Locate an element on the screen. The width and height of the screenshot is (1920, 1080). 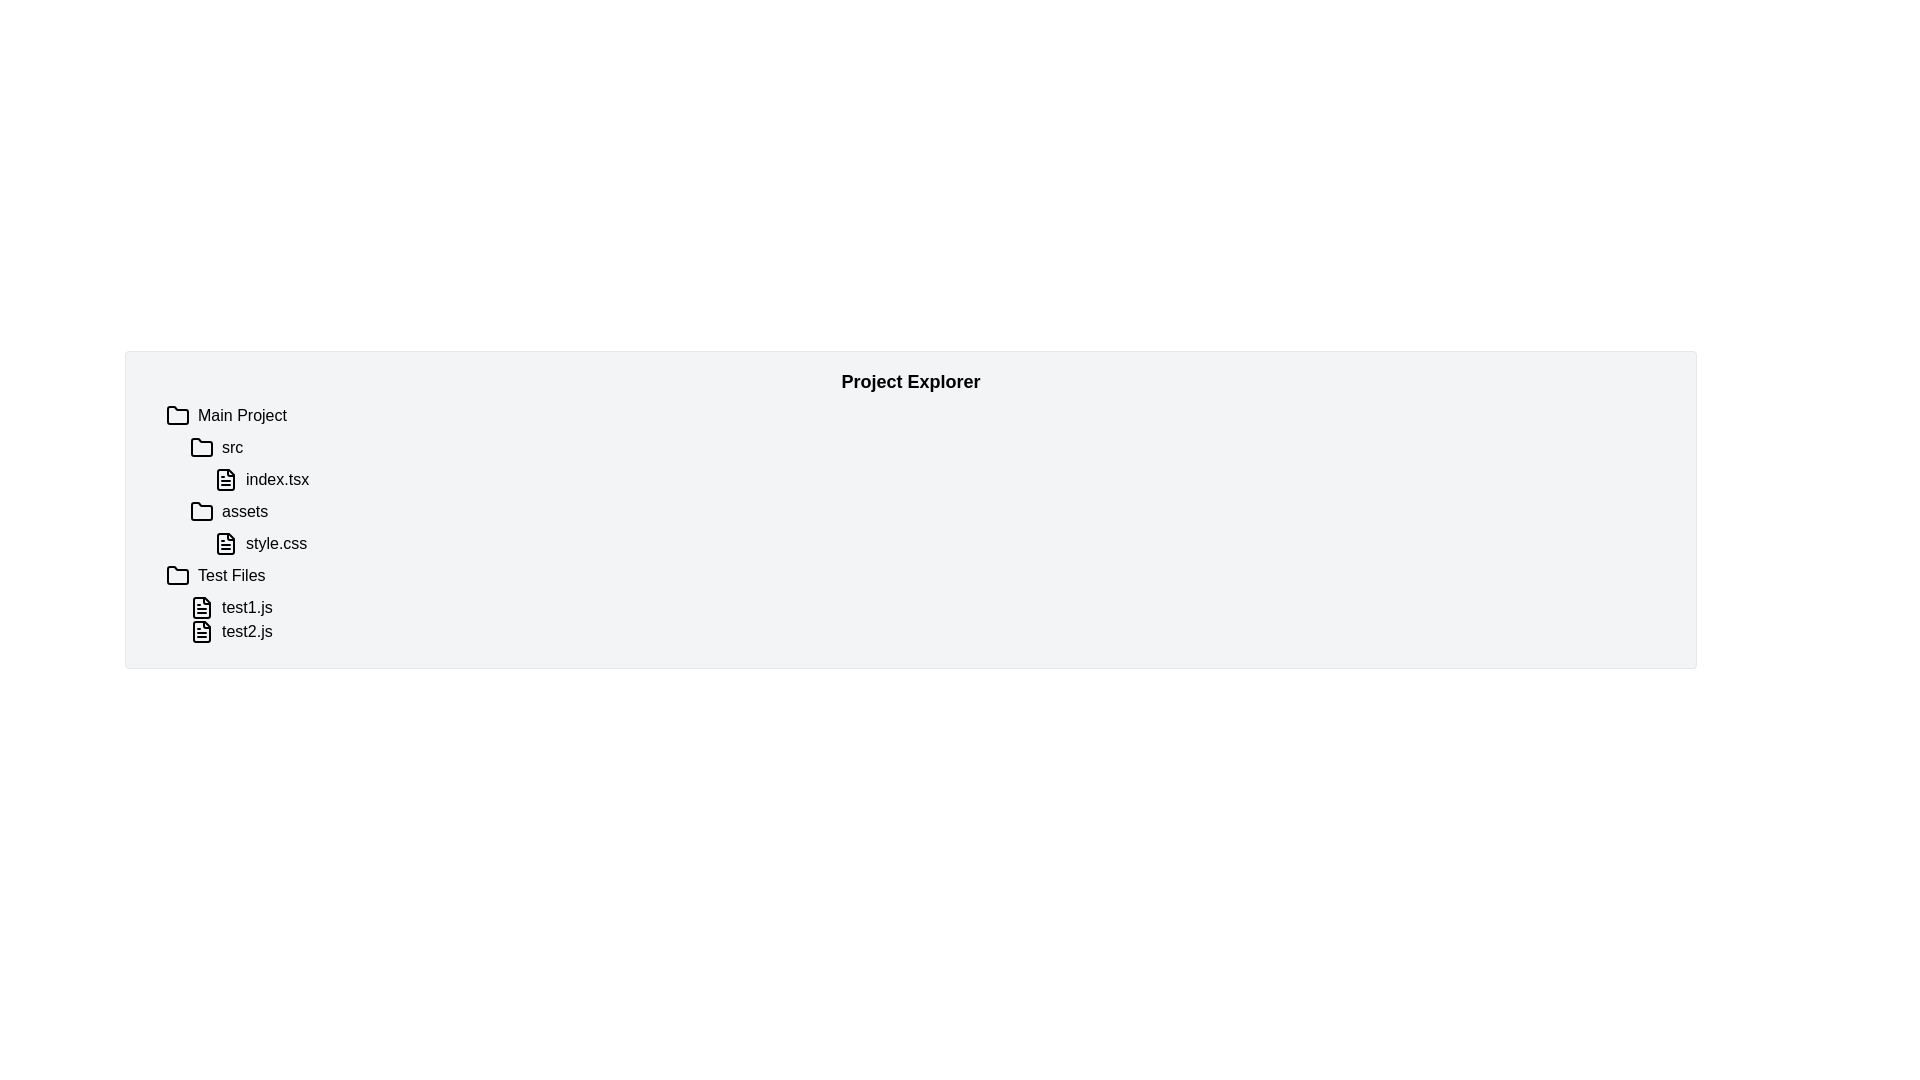
the folder icon for 'Main Project' located on the left side of the label is located at coordinates (177, 414).